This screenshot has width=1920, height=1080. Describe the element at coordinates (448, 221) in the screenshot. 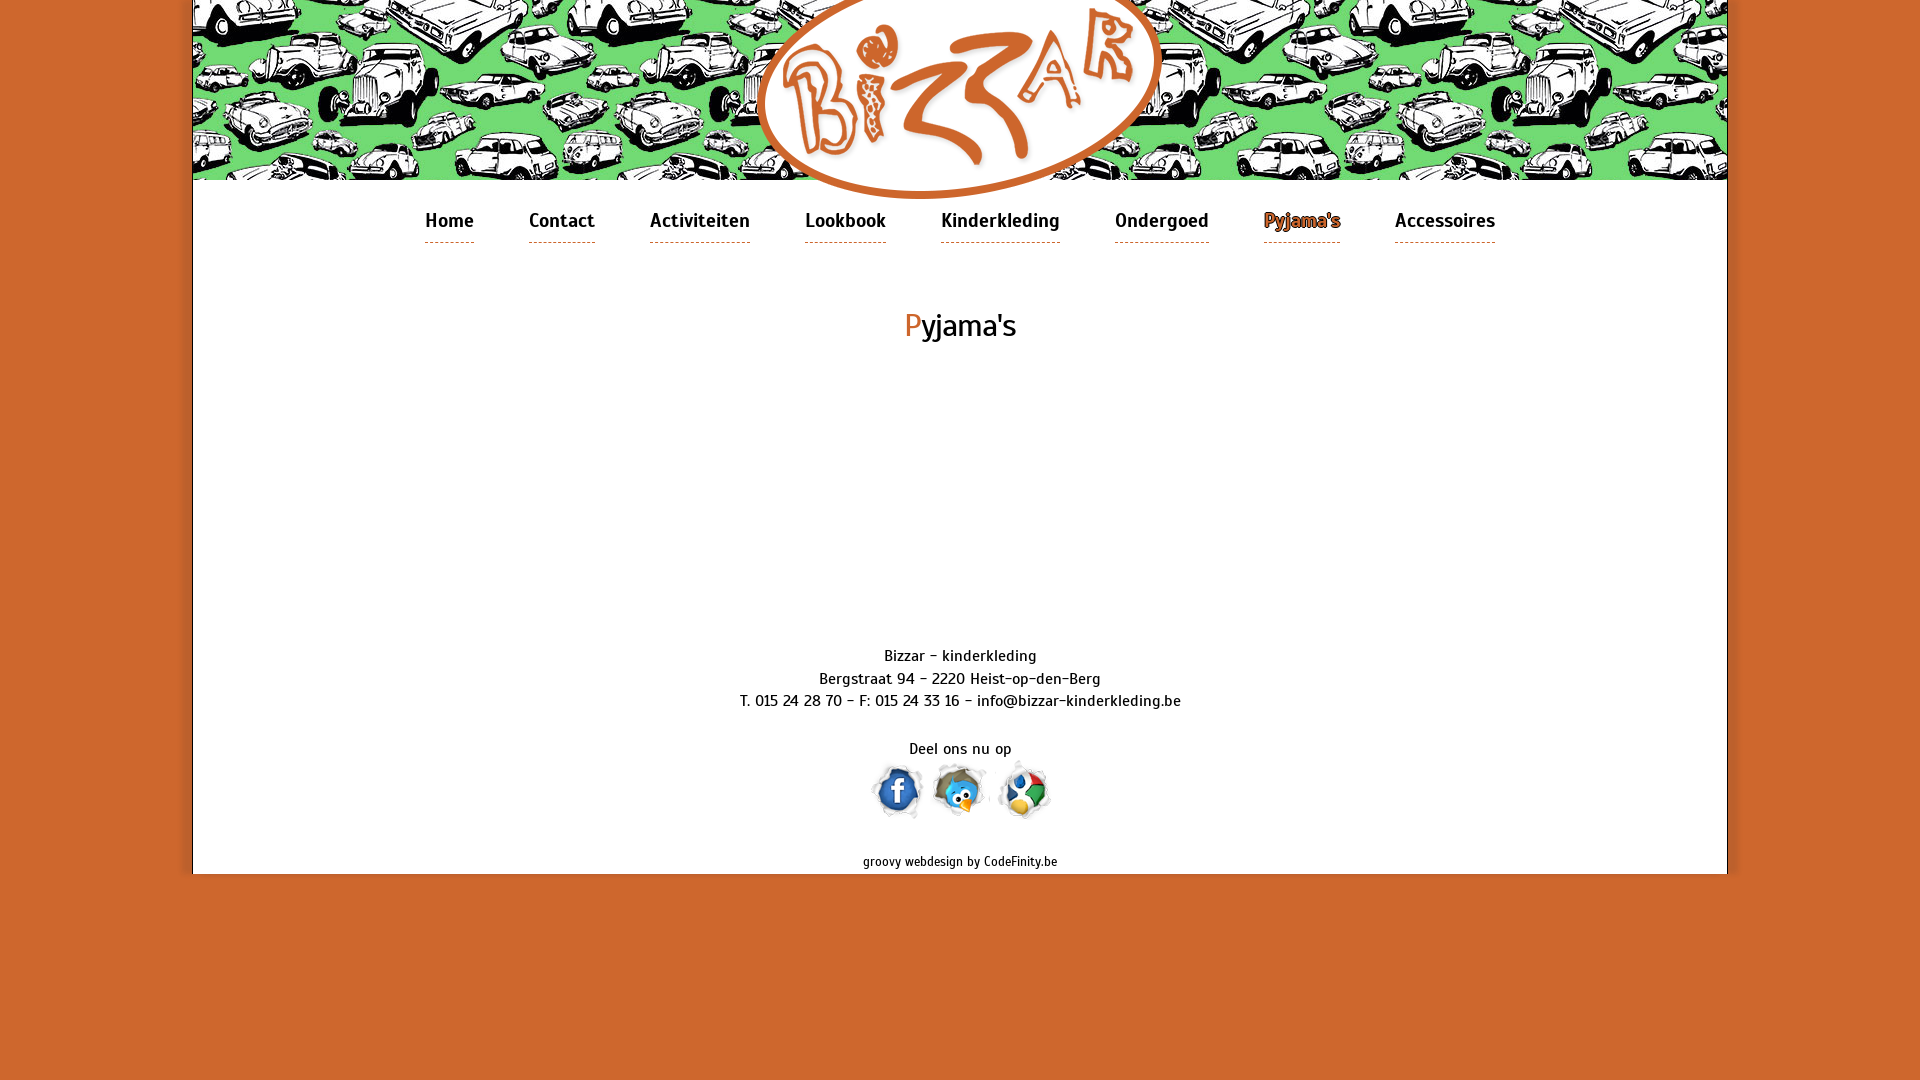

I see `'Home'` at that location.